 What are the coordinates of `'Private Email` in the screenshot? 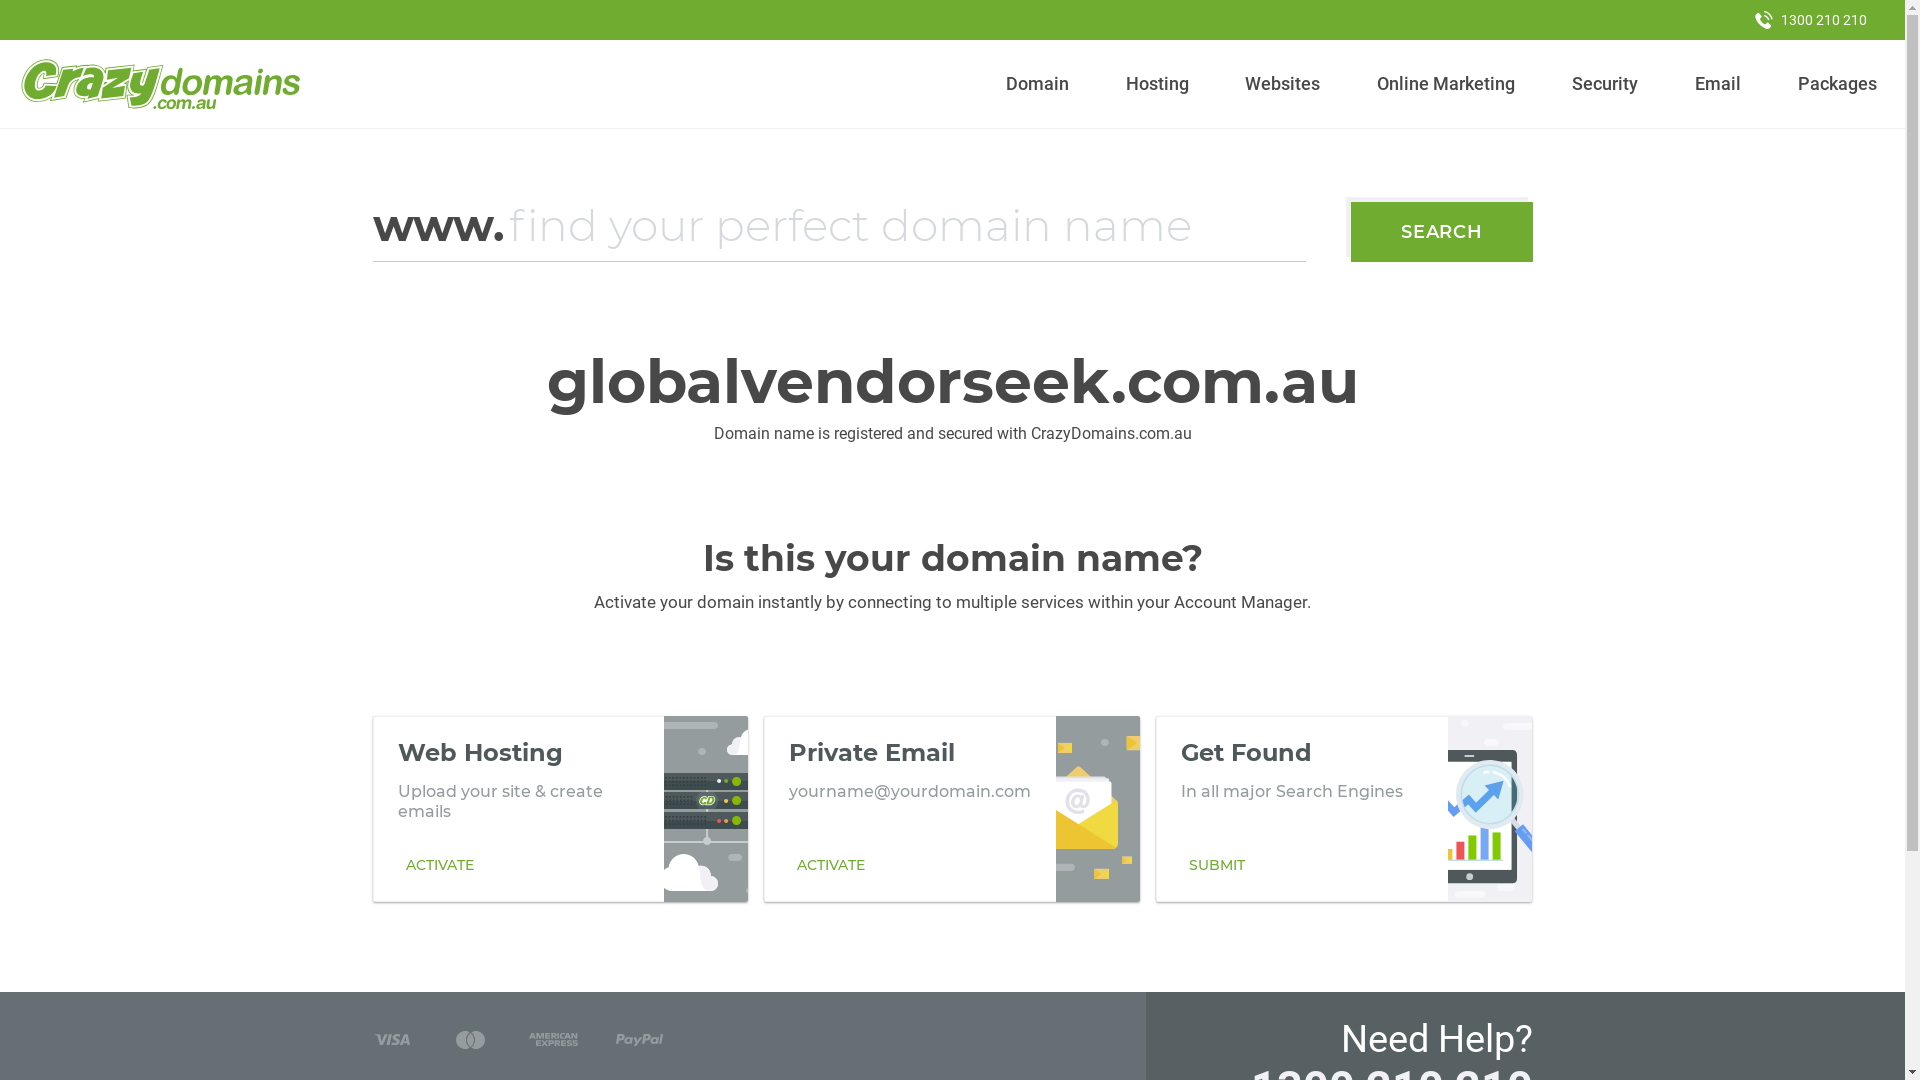 It's located at (950, 808).